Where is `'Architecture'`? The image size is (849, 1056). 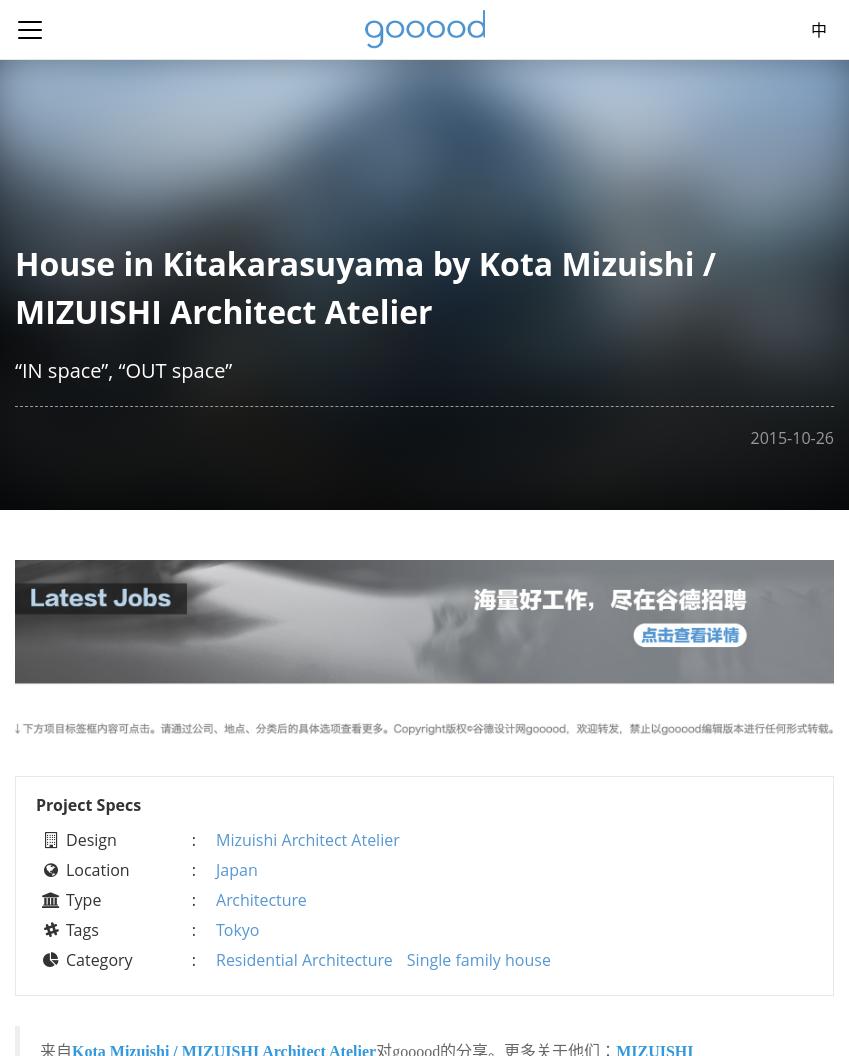
'Architecture' is located at coordinates (260, 897).